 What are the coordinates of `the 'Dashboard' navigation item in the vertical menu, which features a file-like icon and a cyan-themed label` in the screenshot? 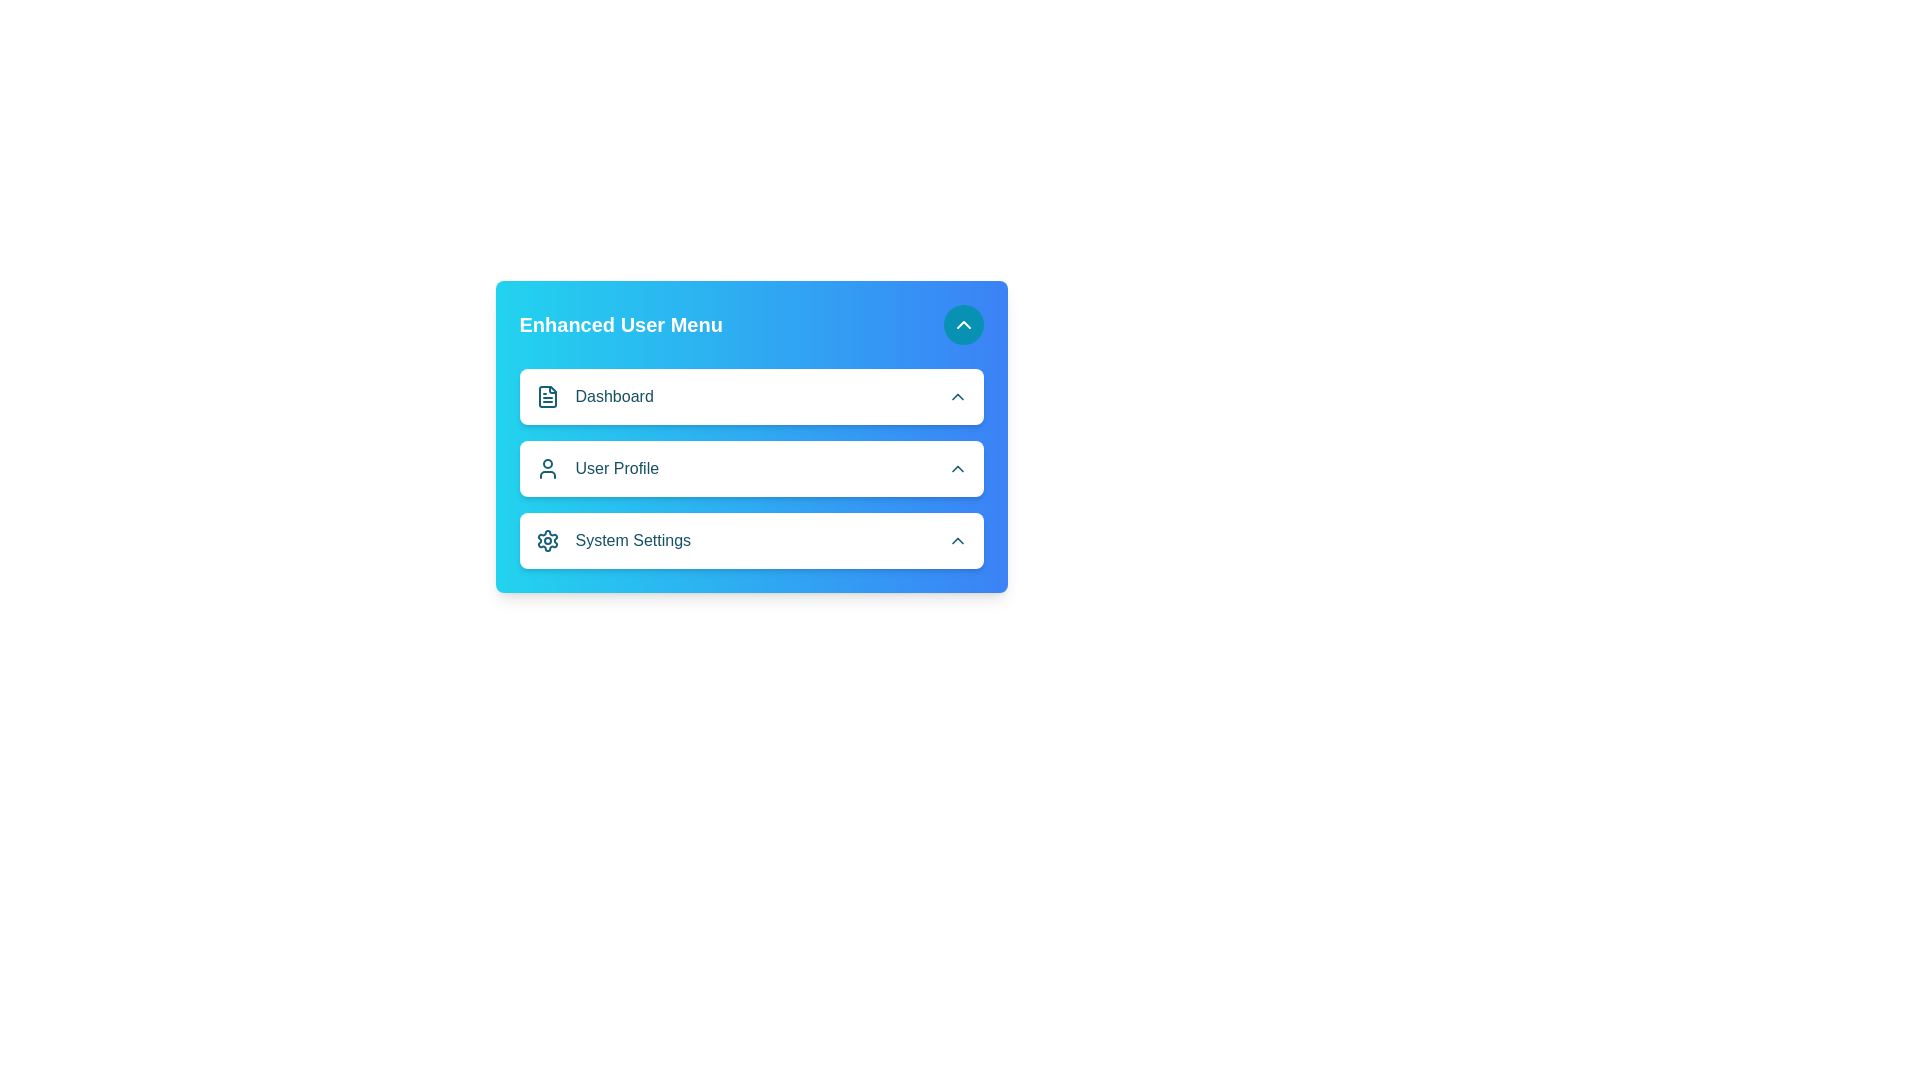 It's located at (593, 397).